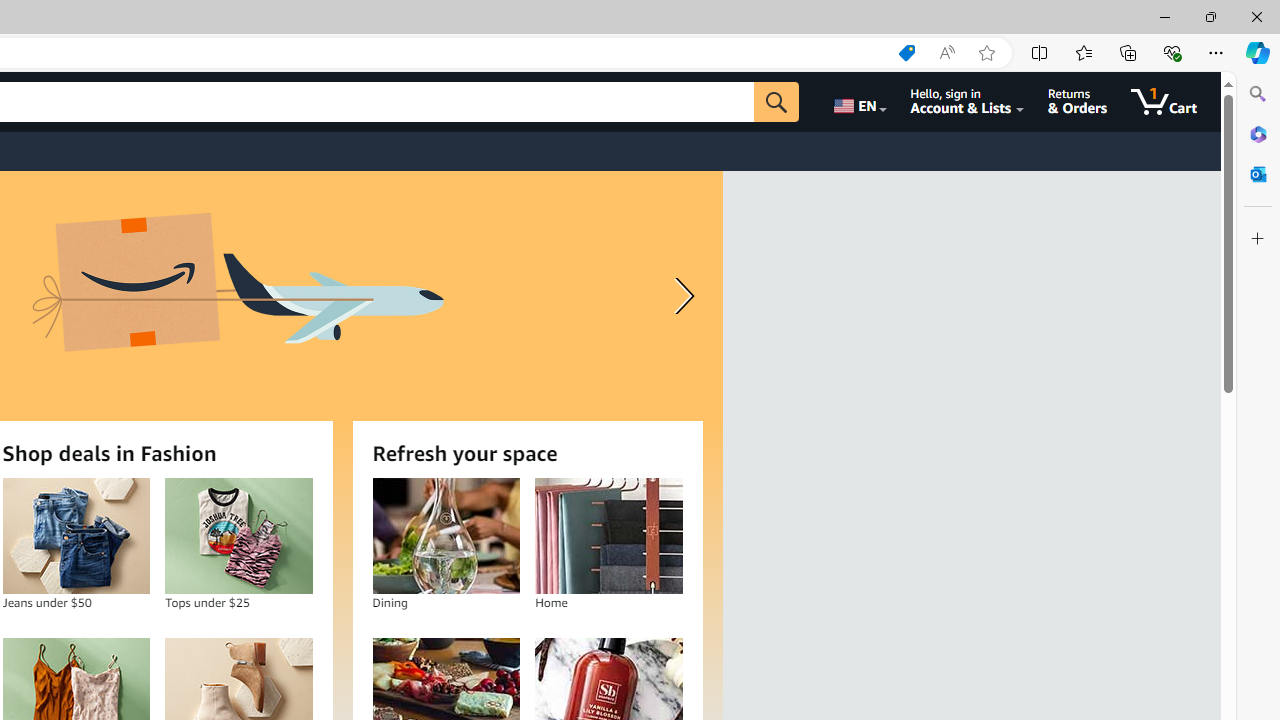  What do you see at coordinates (445, 535) in the screenshot?
I see `'Dining'` at bounding box center [445, 535].